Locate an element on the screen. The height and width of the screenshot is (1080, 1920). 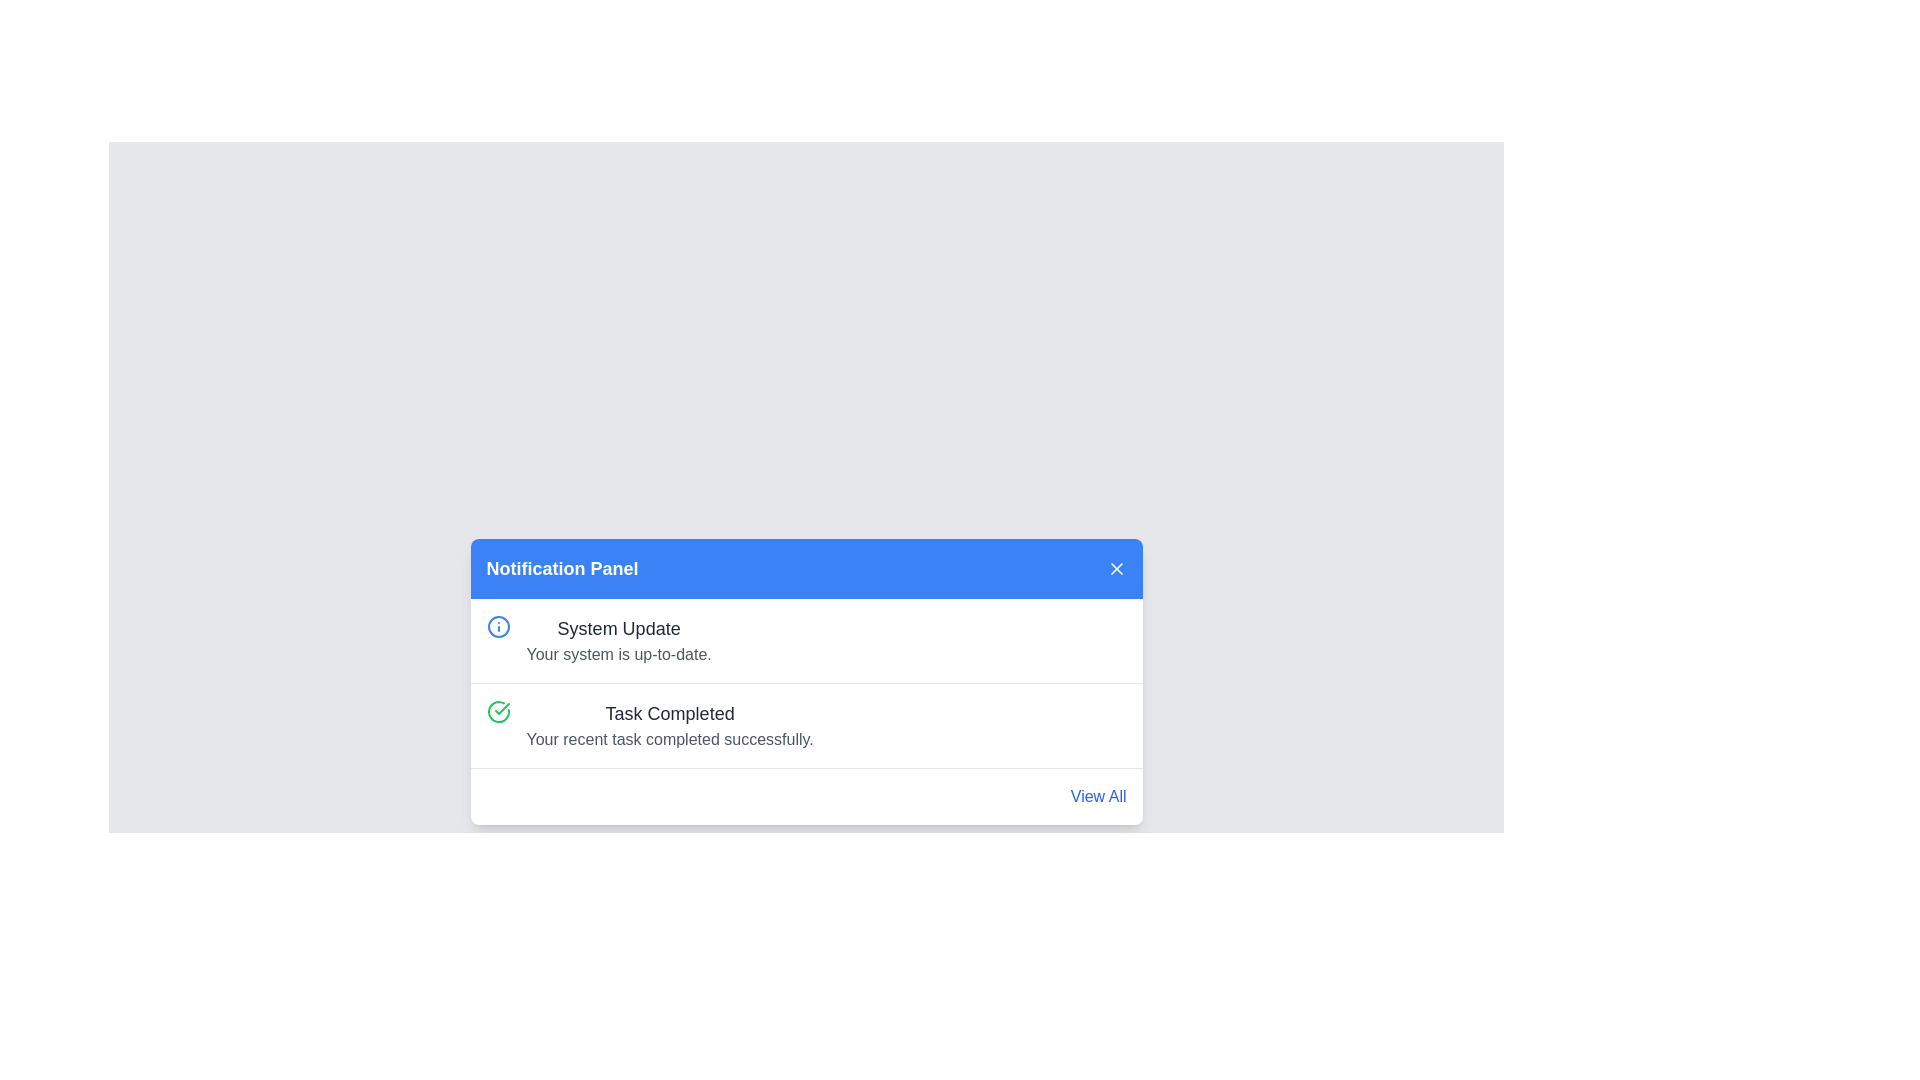
the text label component that displays 'Task Completed.' This element is styled in bold, larger font, and is dark gray, located in the lower section of a notification card is located at coordinates (670, 712).